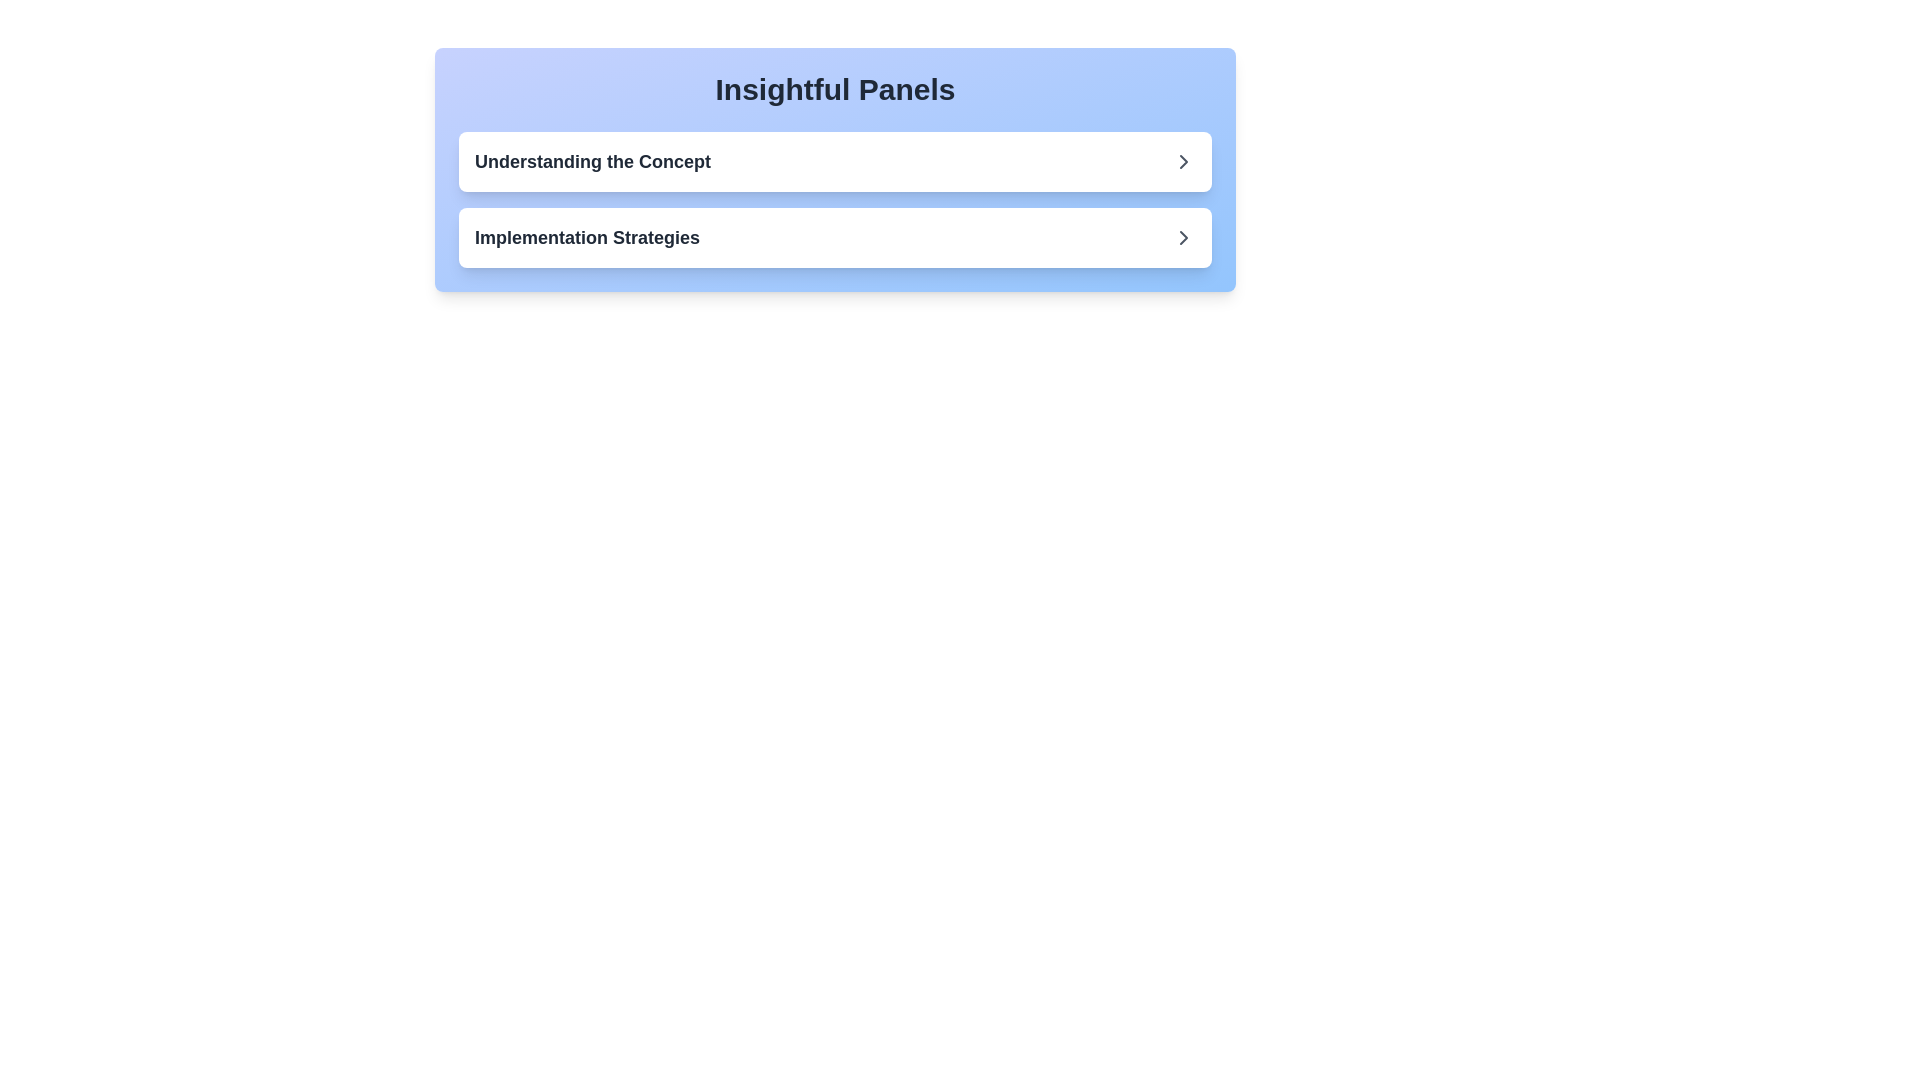  What do you see at coordinates (835, 237) in the screenshot?
I see `the 'Implementation Strategies' button` at bounding box center [835, 237].